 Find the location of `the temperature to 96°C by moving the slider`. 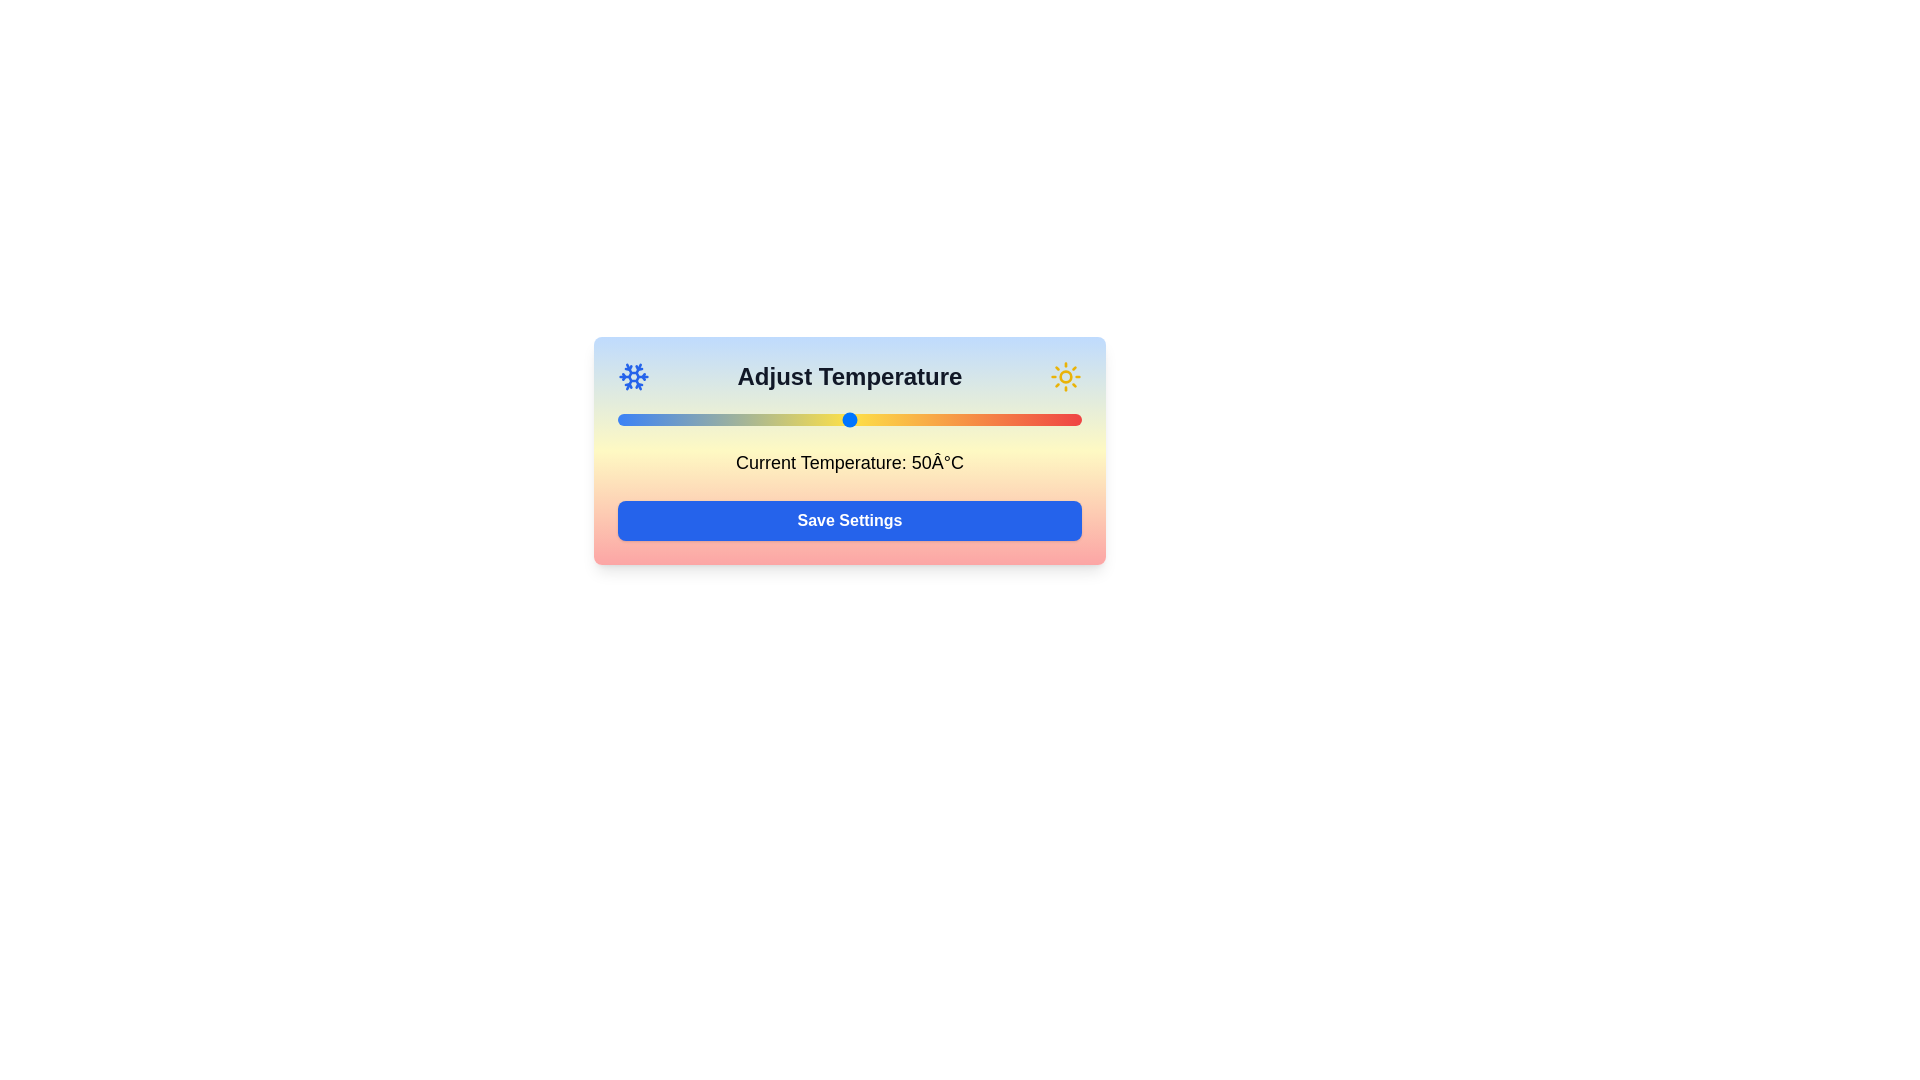

the temperature to 96°C by moving the slider is located at coordinates (1062, 419).